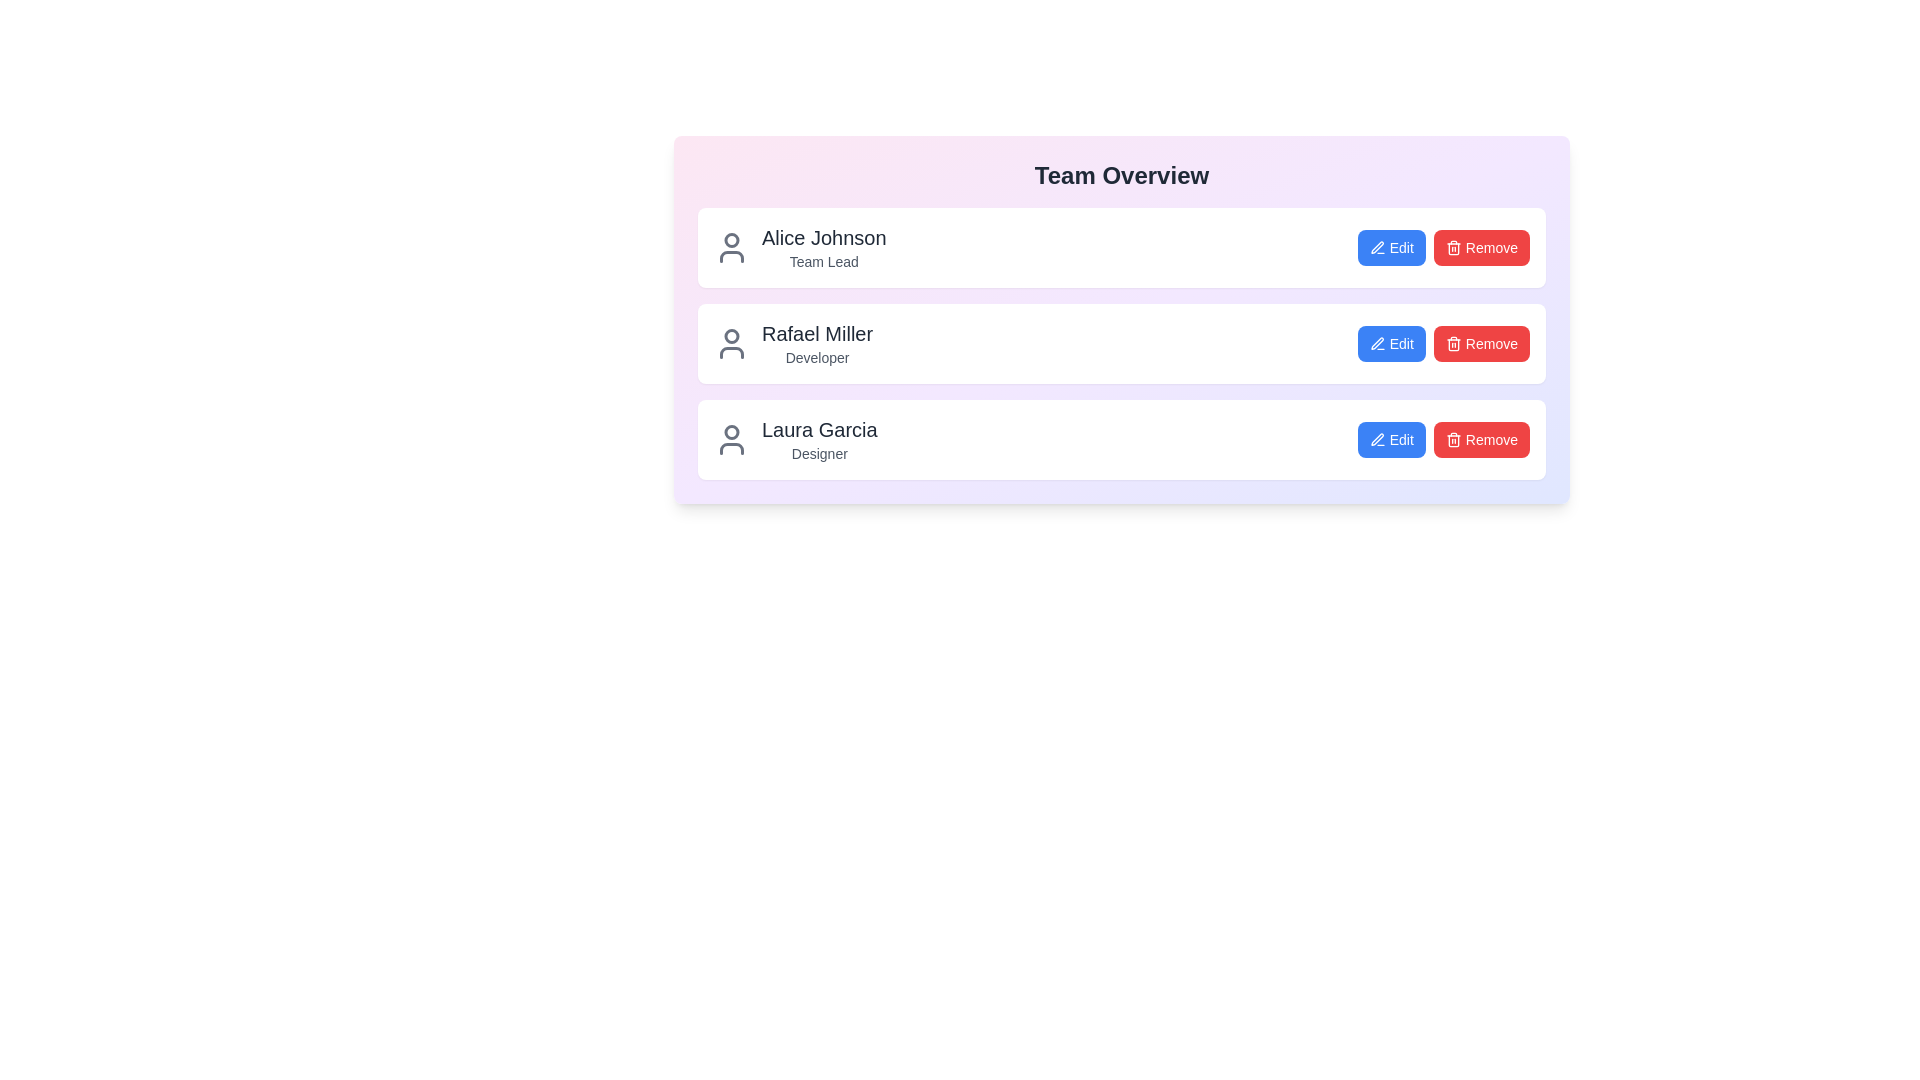 The width and height of the screenshot is (1920, 1080). I want to click on the 'Edit' button for the team member Laura Garcia, so click(1390, 438).